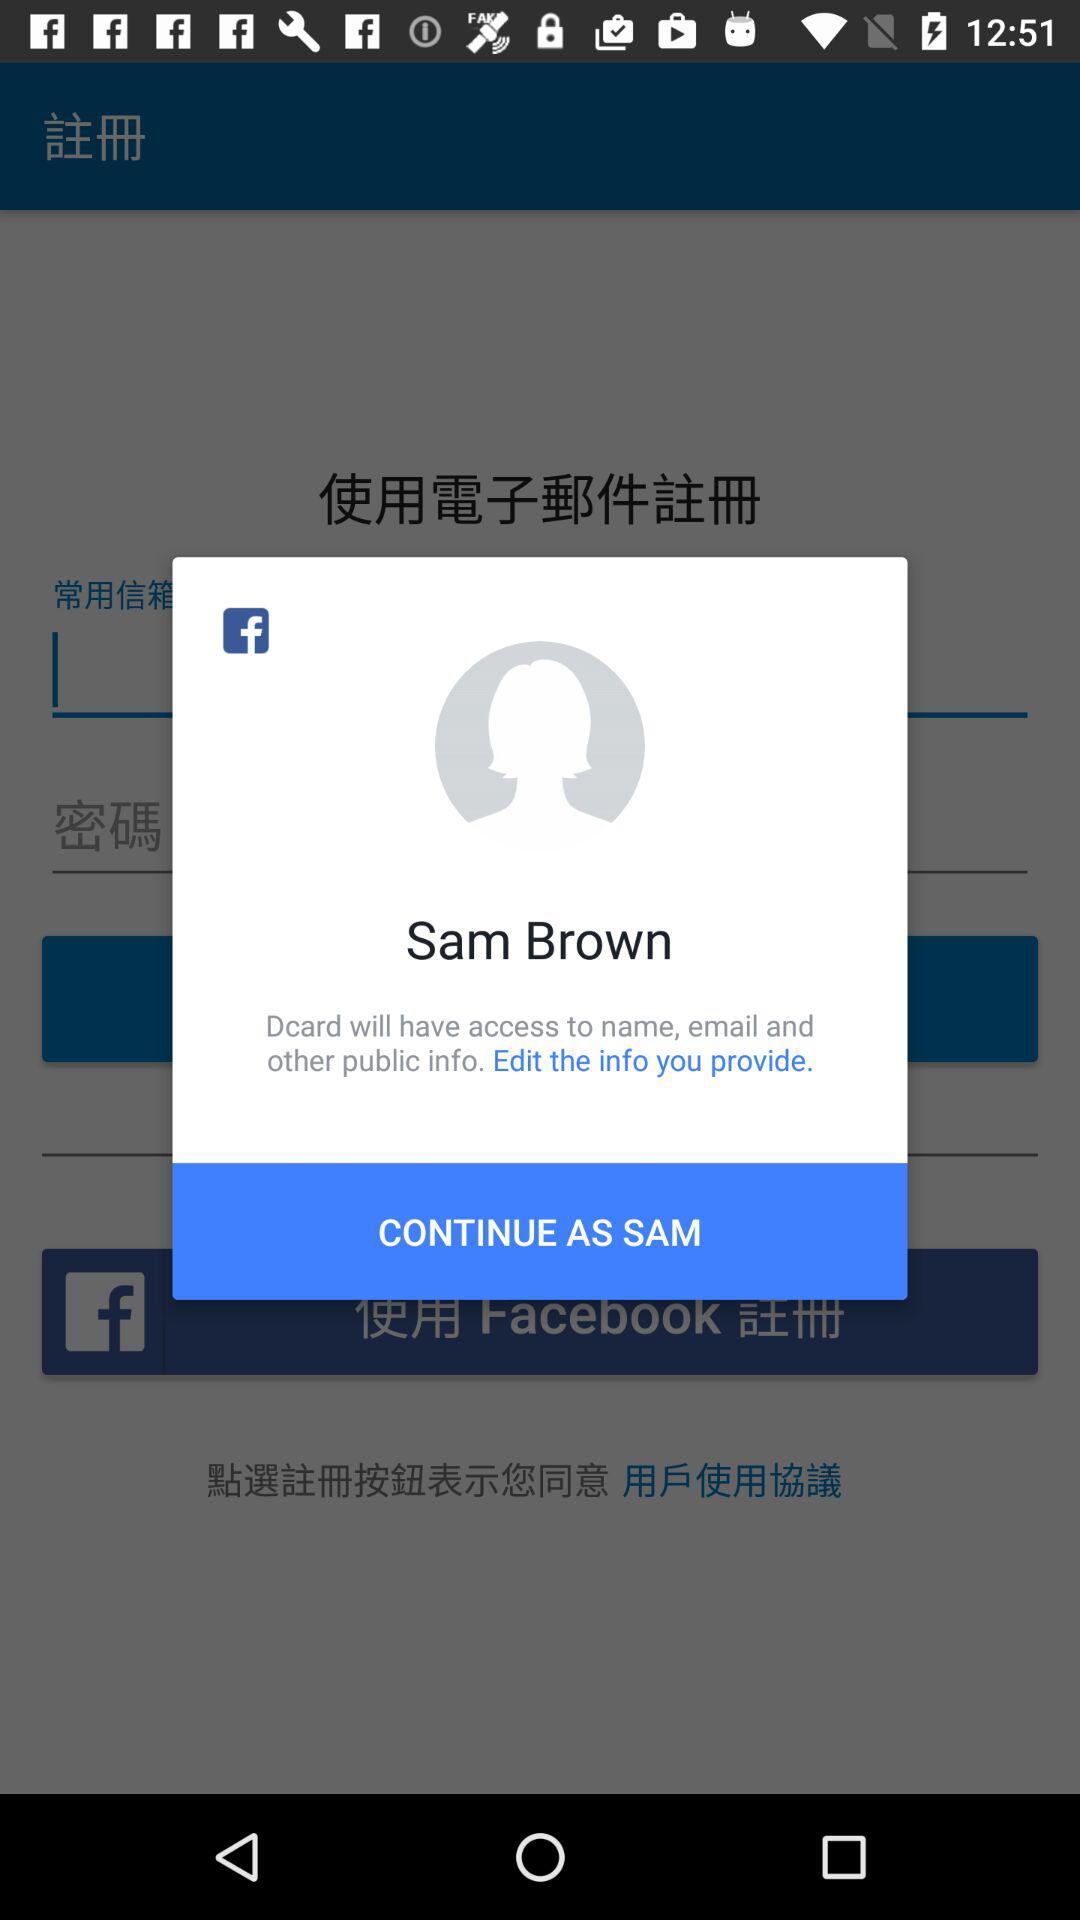 Image resolution: width=1080 pixels, height=1920 pixels. Describe the element at coordinates (540, 1041) in the screenshot. I see `icon above the continue as sam item` at that location.